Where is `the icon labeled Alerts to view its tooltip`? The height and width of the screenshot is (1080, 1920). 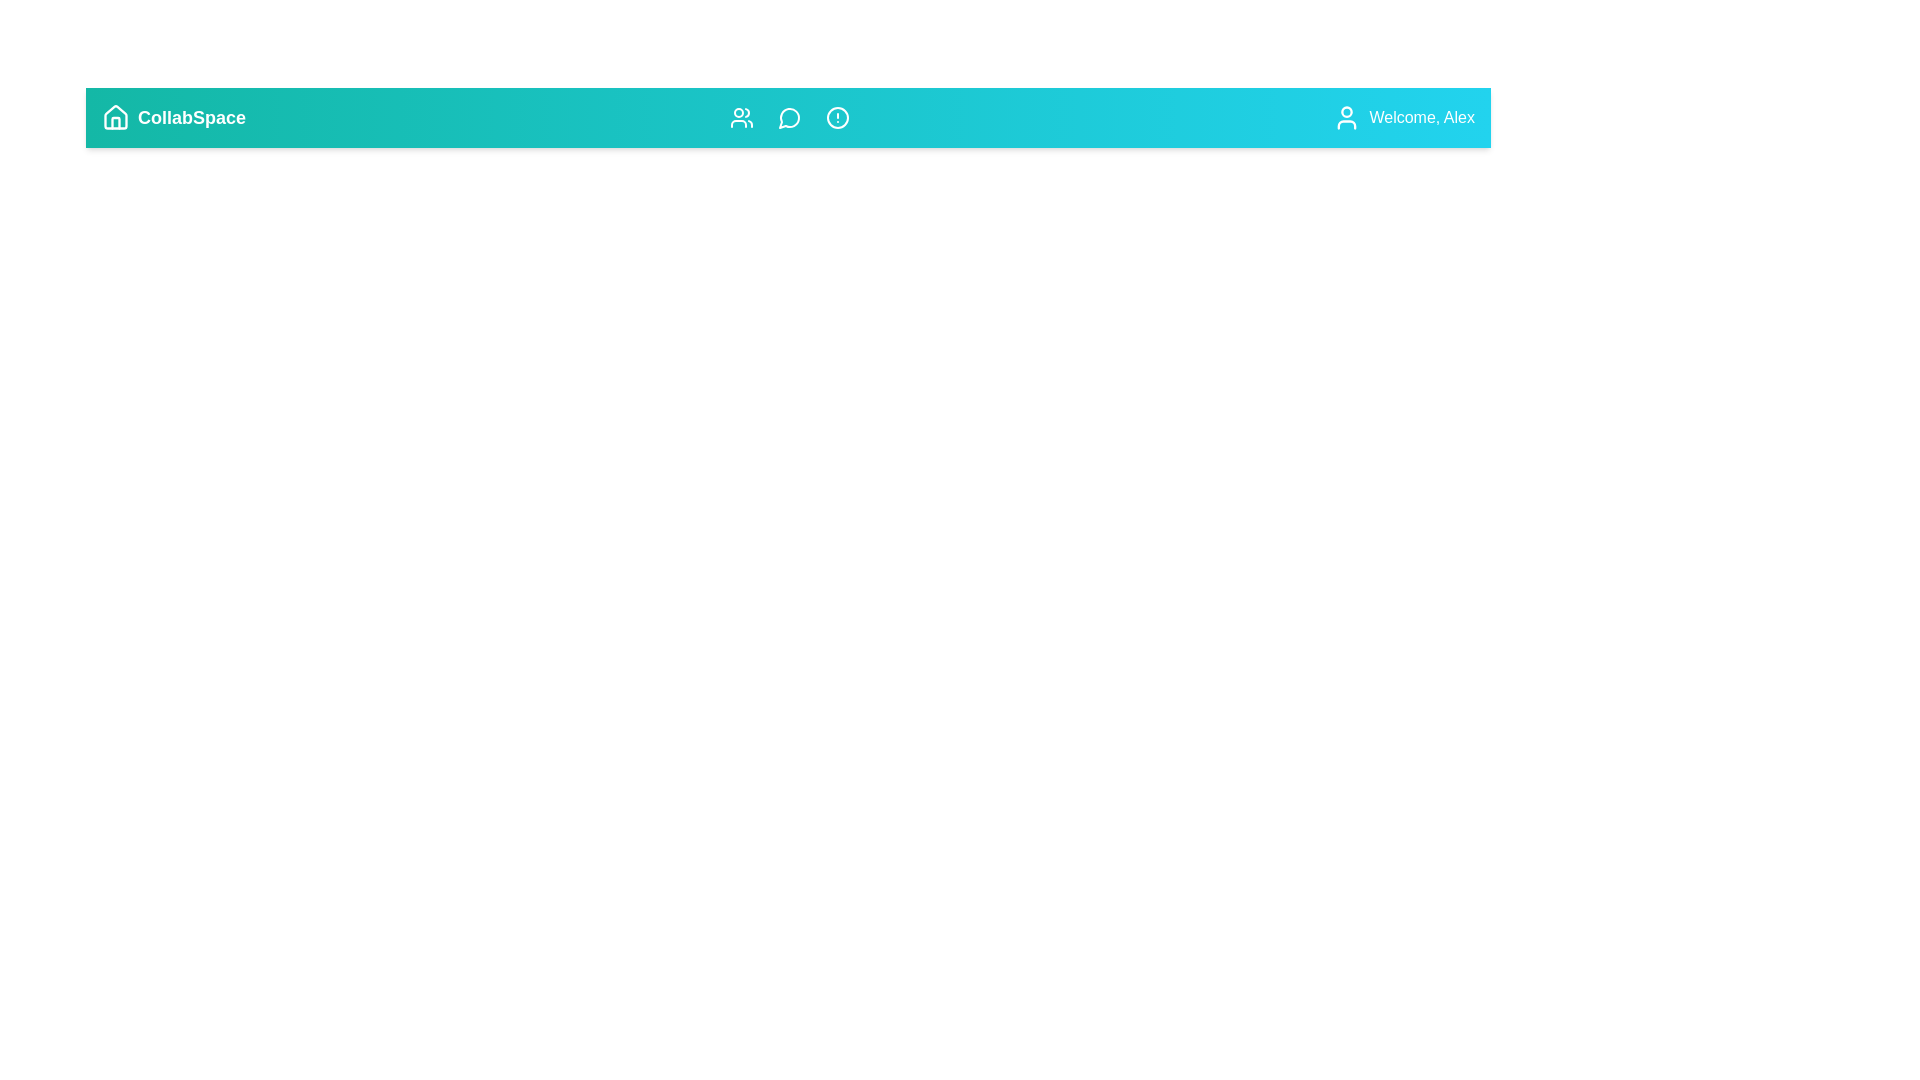
the icon labeled Alerts to view its tooltip is located at coordinates (837, 118).